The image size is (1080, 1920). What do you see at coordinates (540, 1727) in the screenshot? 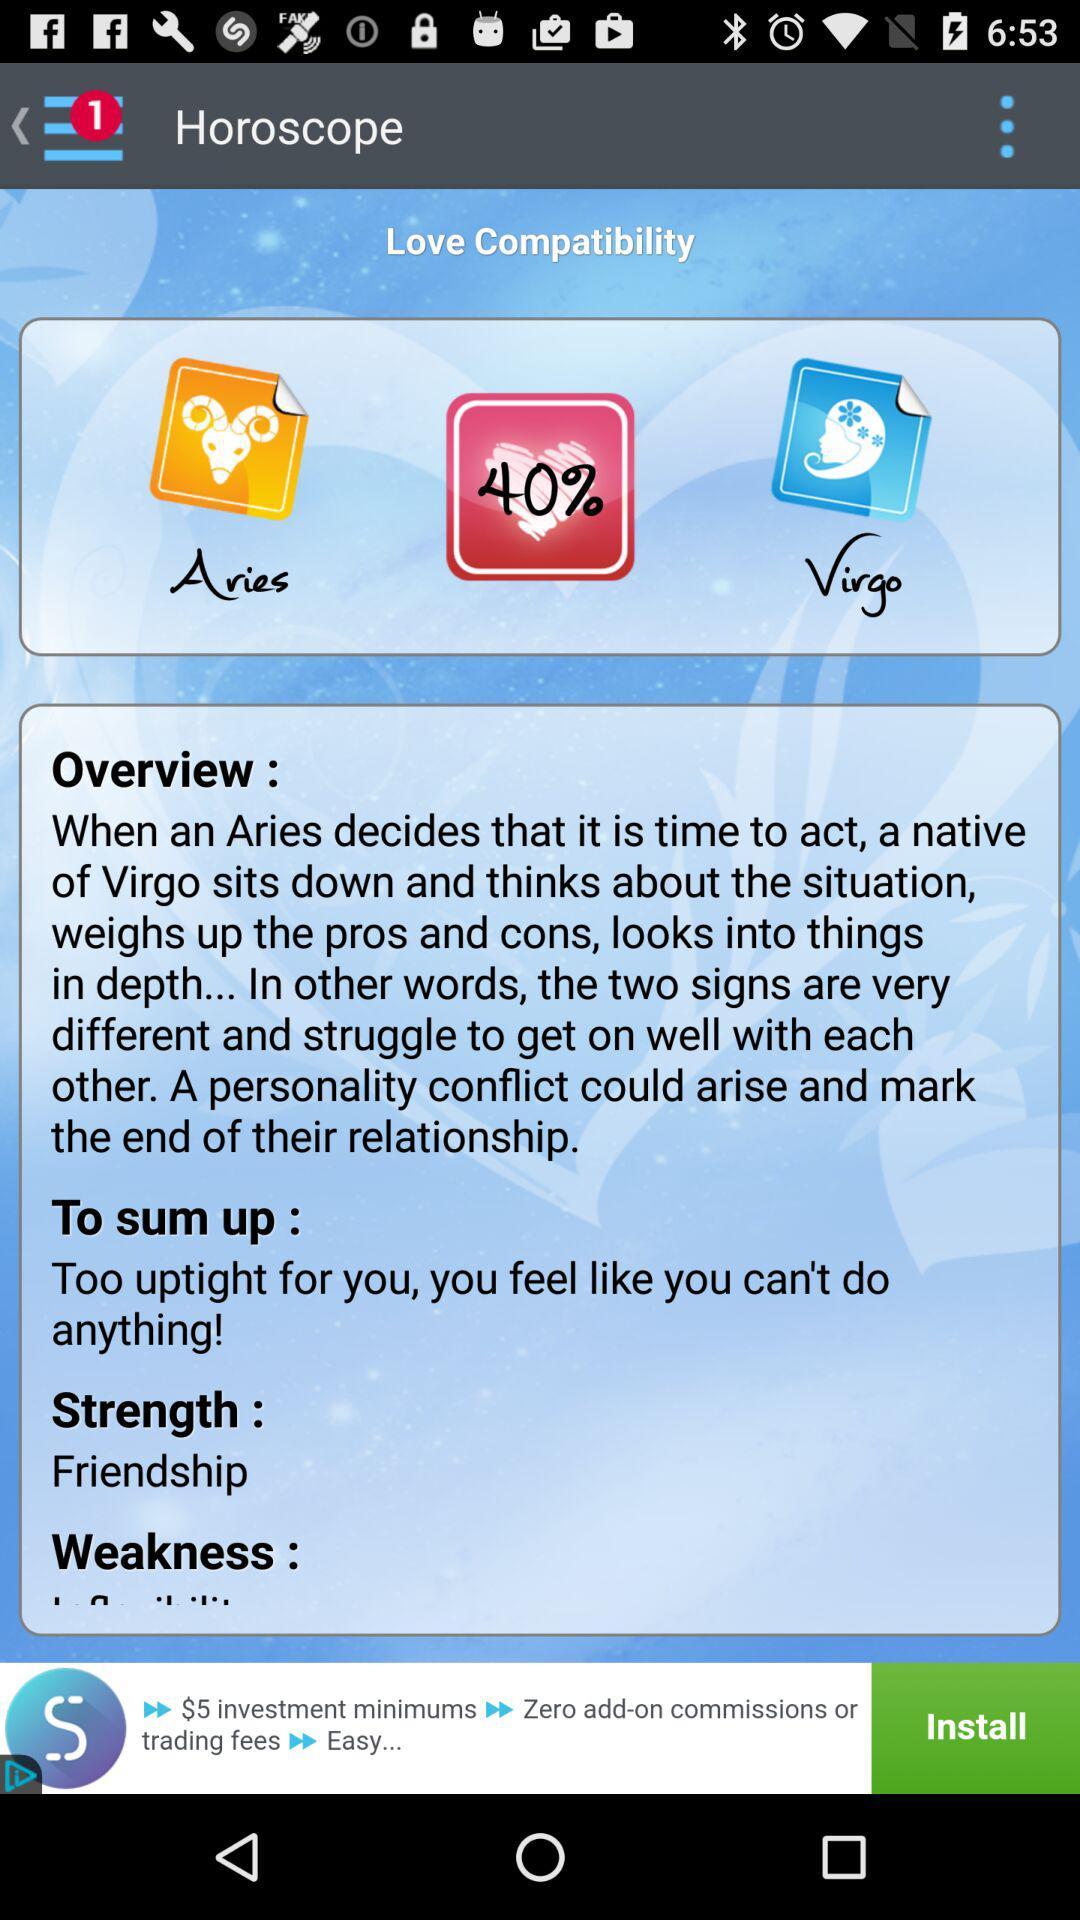
I see `url` at bounding box center [540, 1727].